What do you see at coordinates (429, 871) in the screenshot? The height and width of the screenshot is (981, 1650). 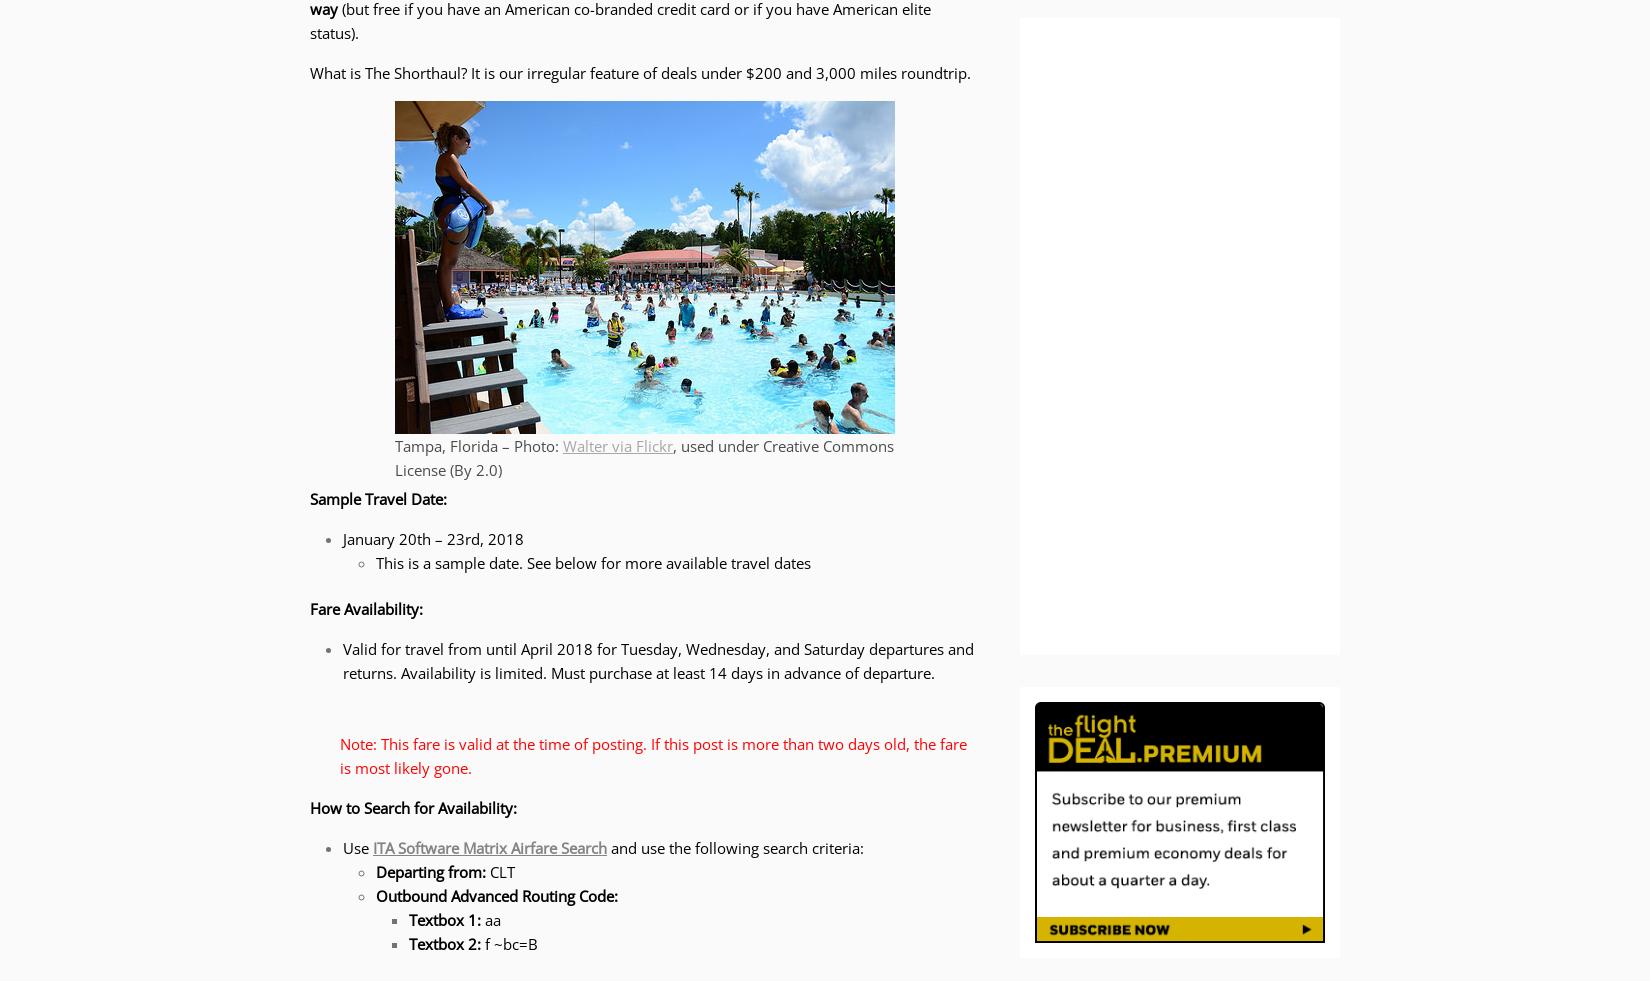 I see `'Departing from:'` at bounding box center [429, 871].